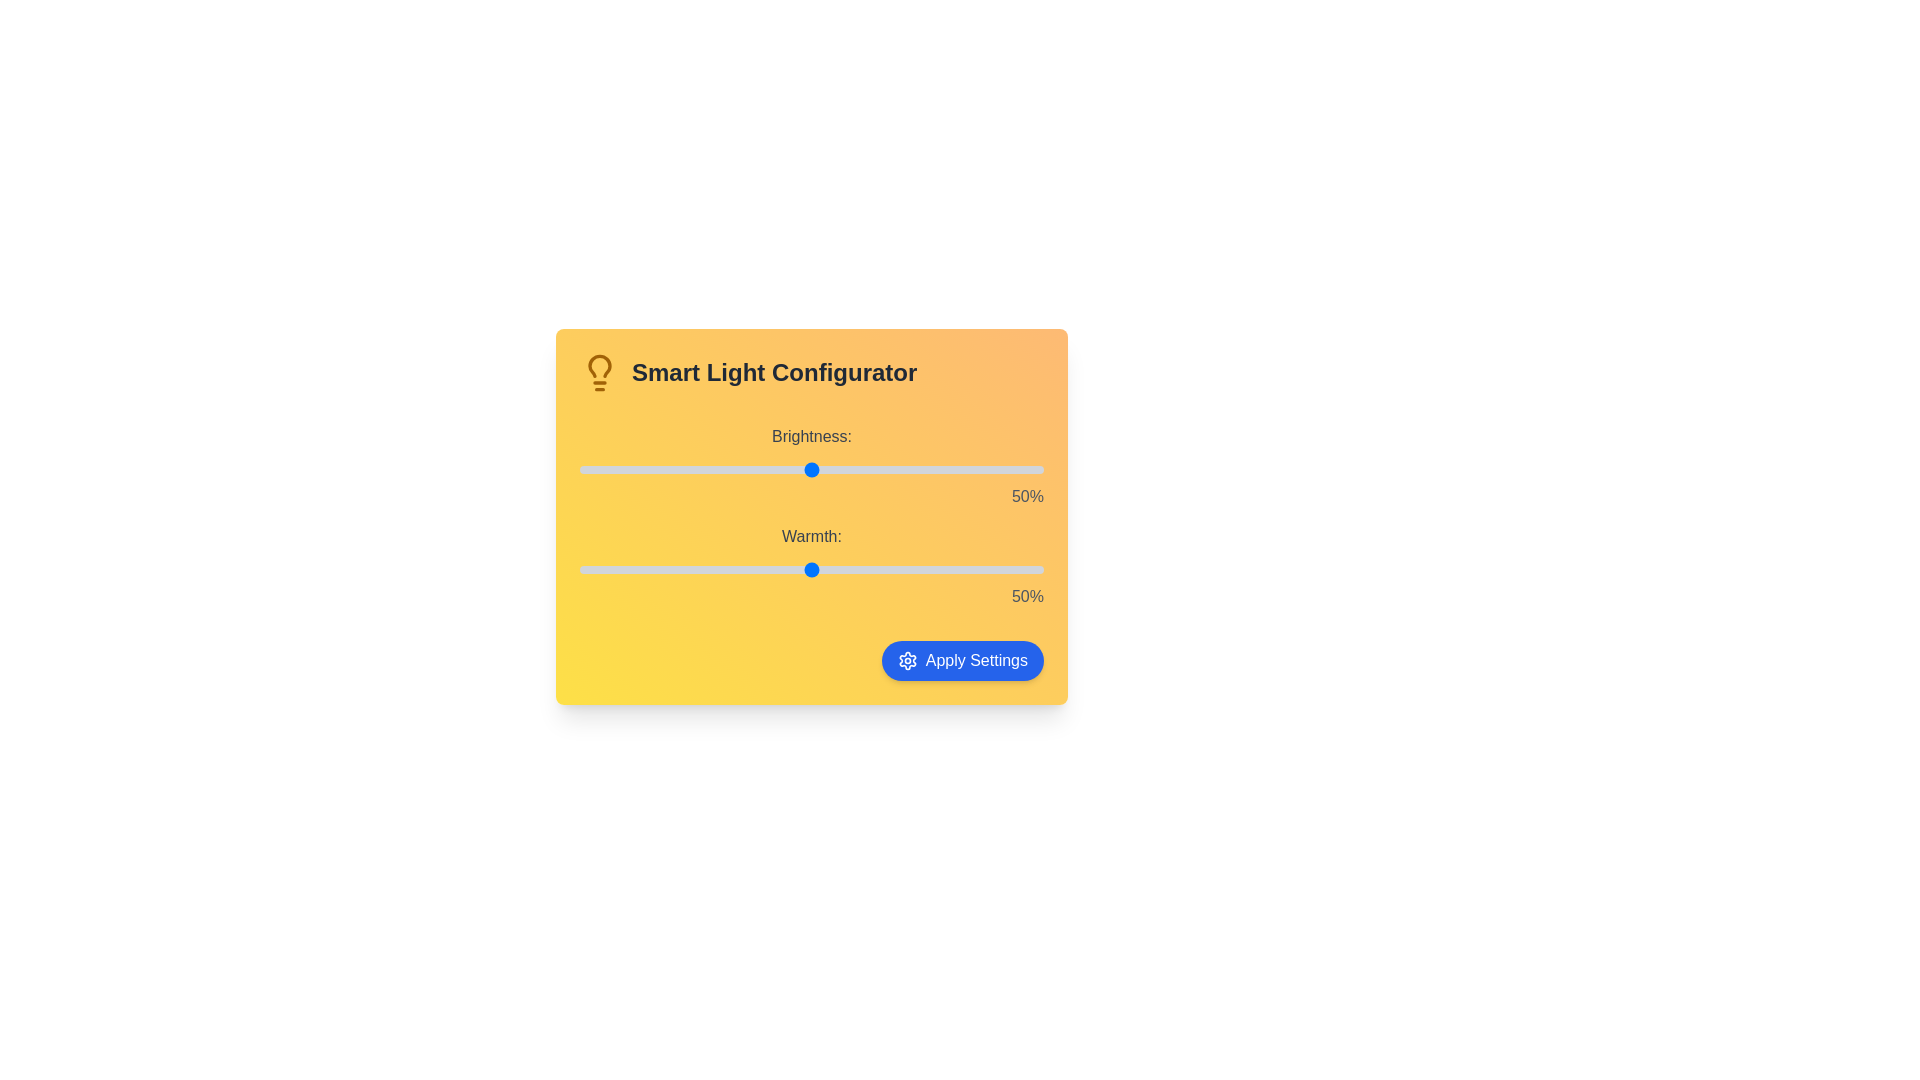  Describe the element at coordinates (830, 570) in the screenshot. I see `the warmth level` at that location.